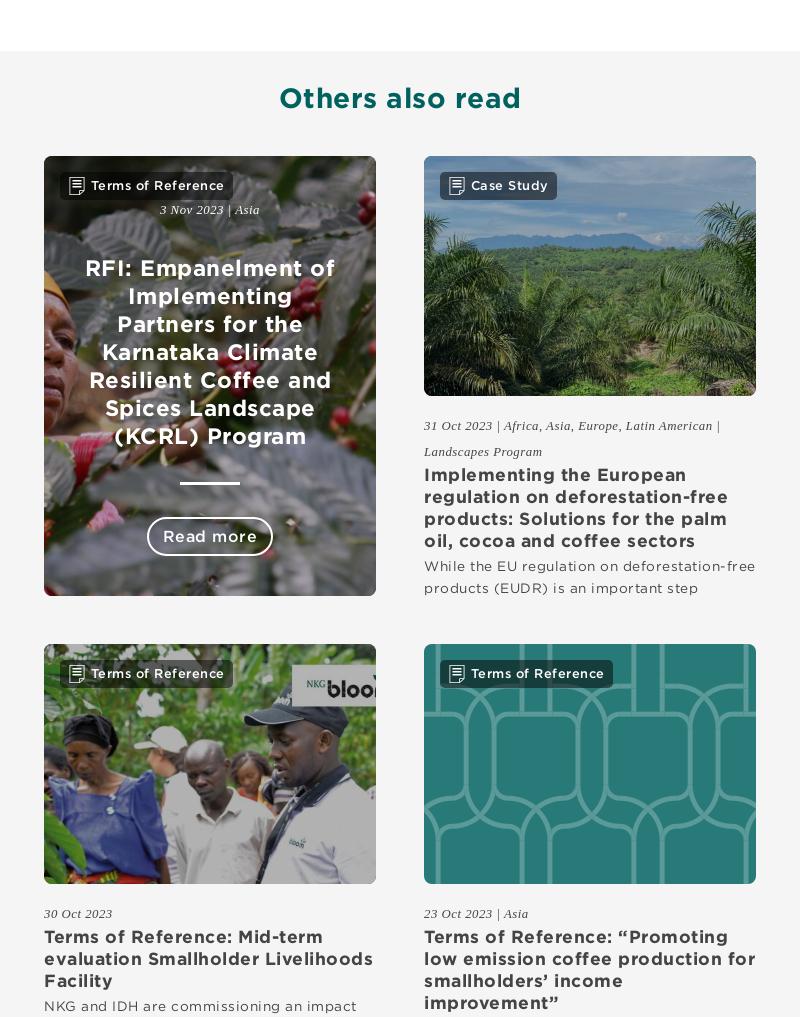 The image size is (800, 1017). What do you see at coordinates (160, 208) in the screenshot?
I see `'3 Nov 2023'` at bounding box center [160, 208].